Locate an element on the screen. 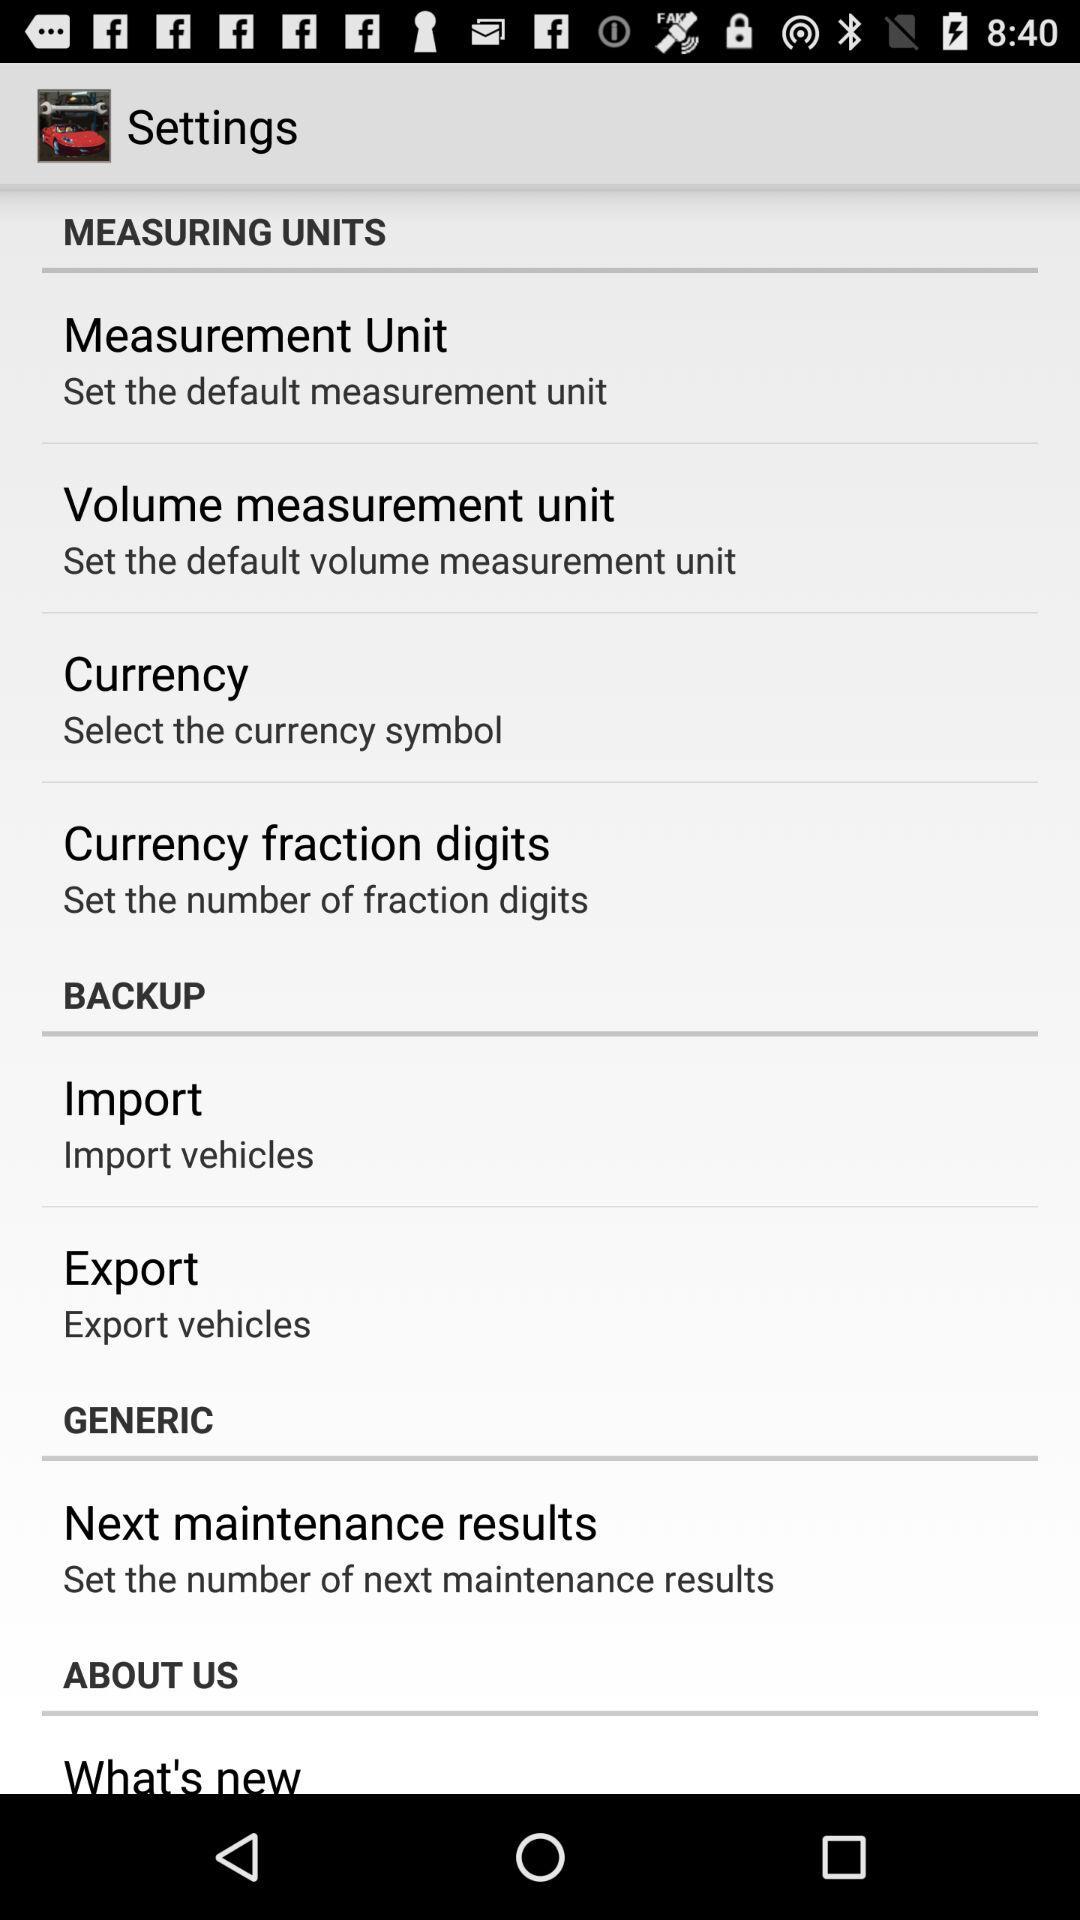 The image size is (1080, 1920). what's new icon is located at coordinates (182, 1769).